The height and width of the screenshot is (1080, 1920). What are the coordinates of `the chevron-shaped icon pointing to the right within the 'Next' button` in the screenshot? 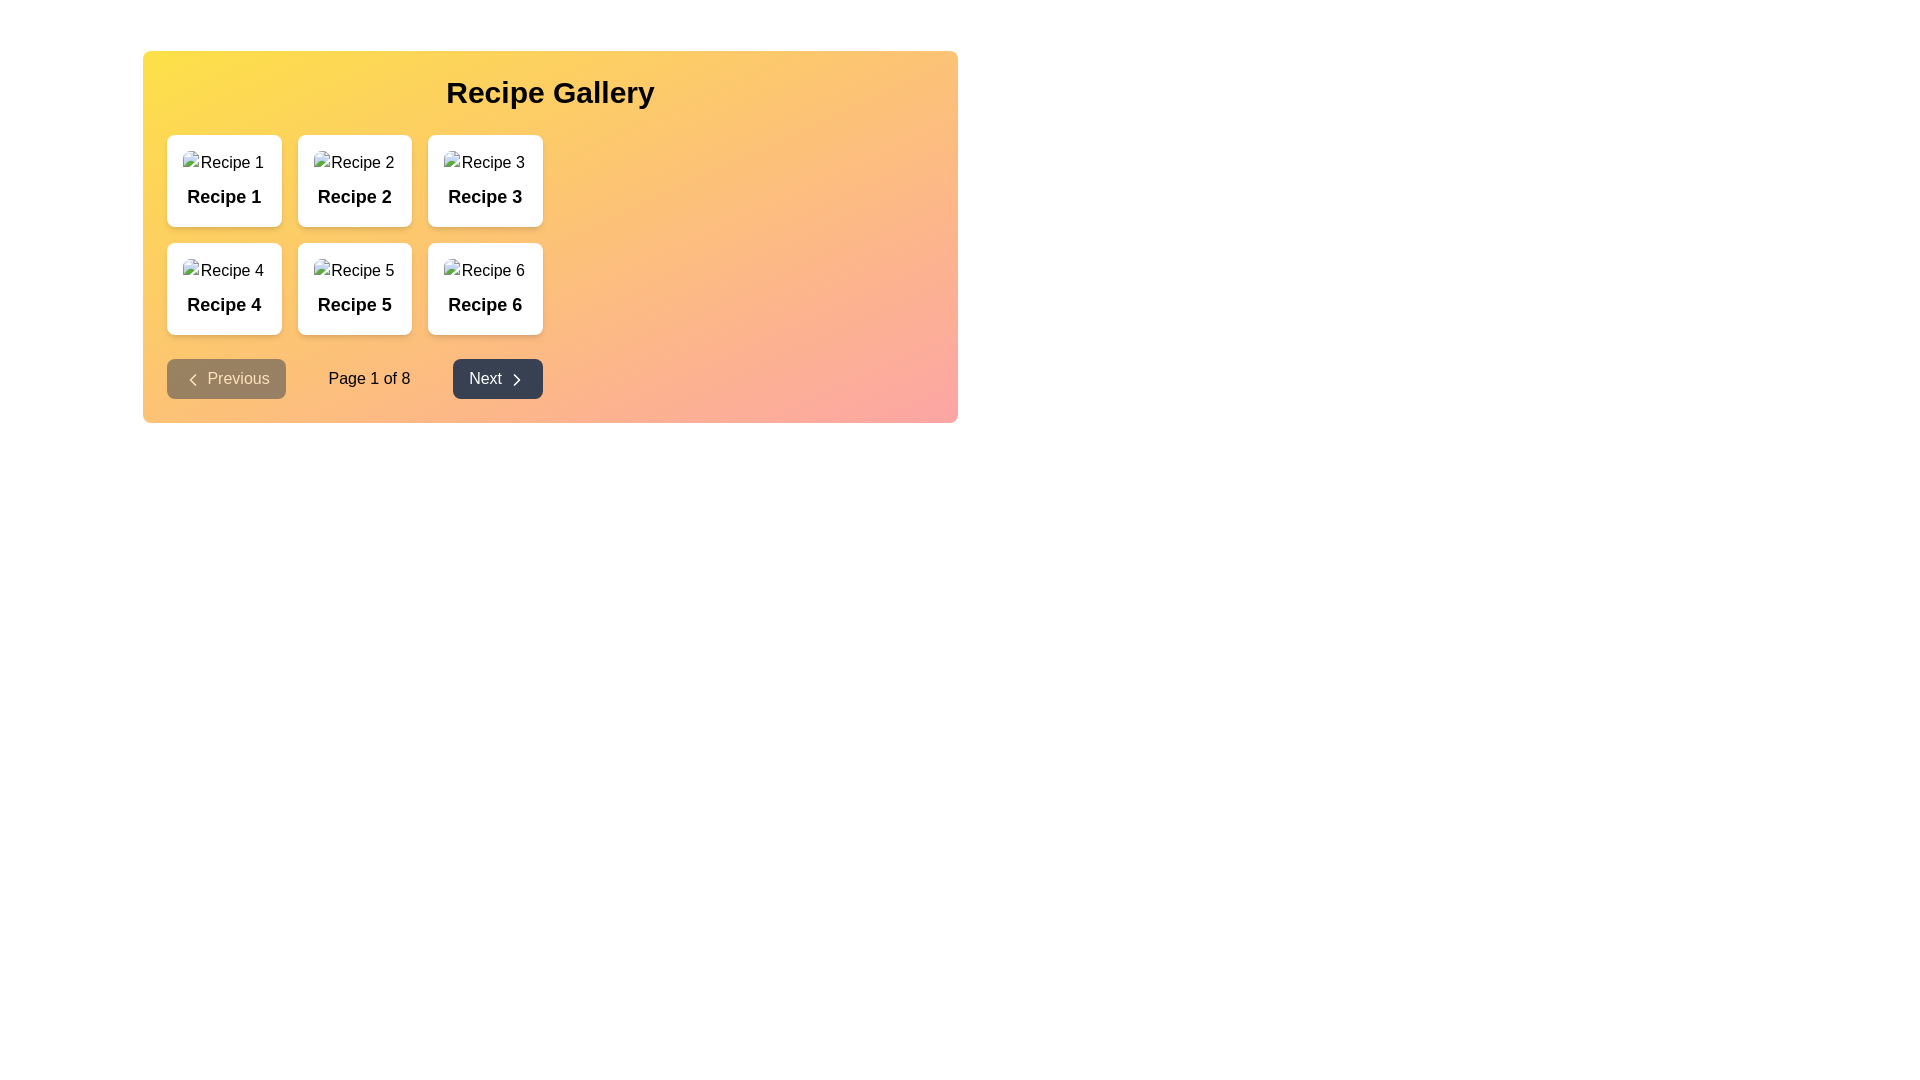 It's located at (516, 379).